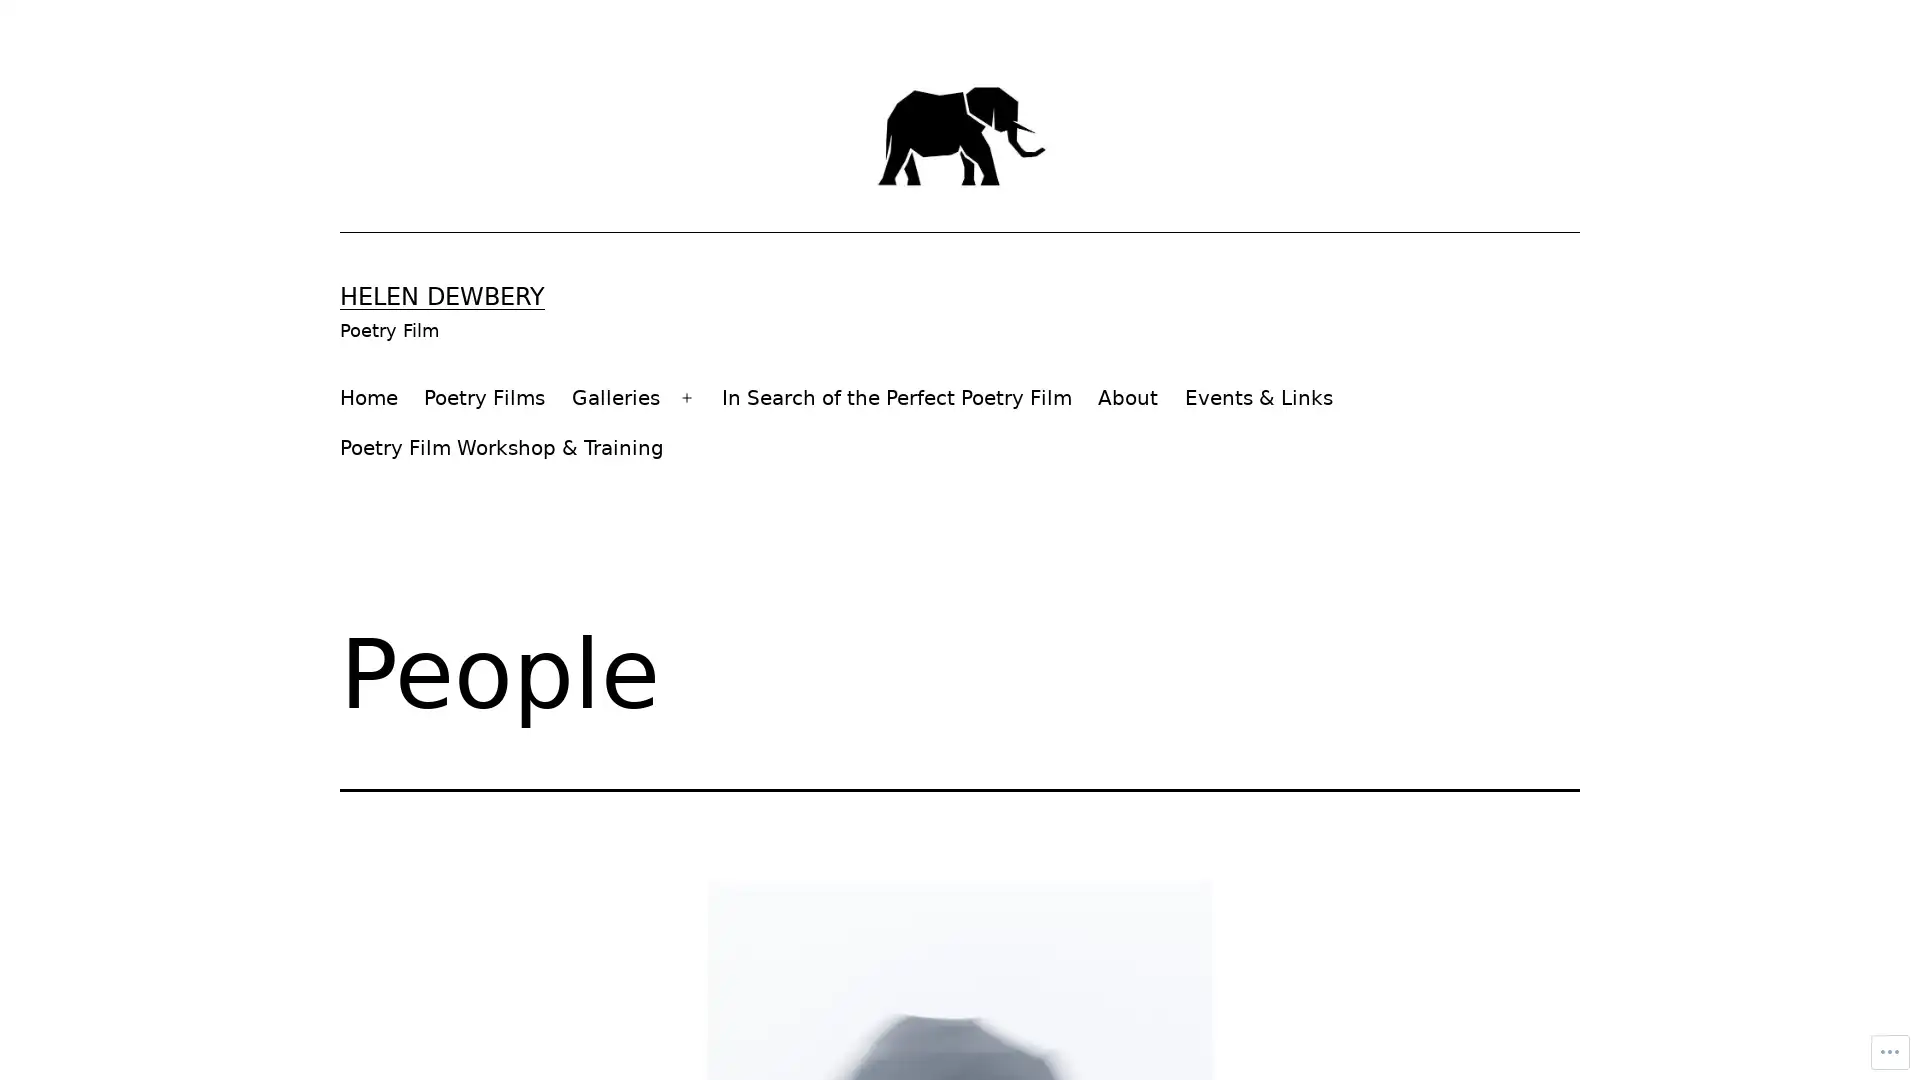 Image resolution: width=1920 pixels, height=1080 pixels. Describe the element at coordinates (686, 397) in the screenshot. I see `Open menu` at that location.